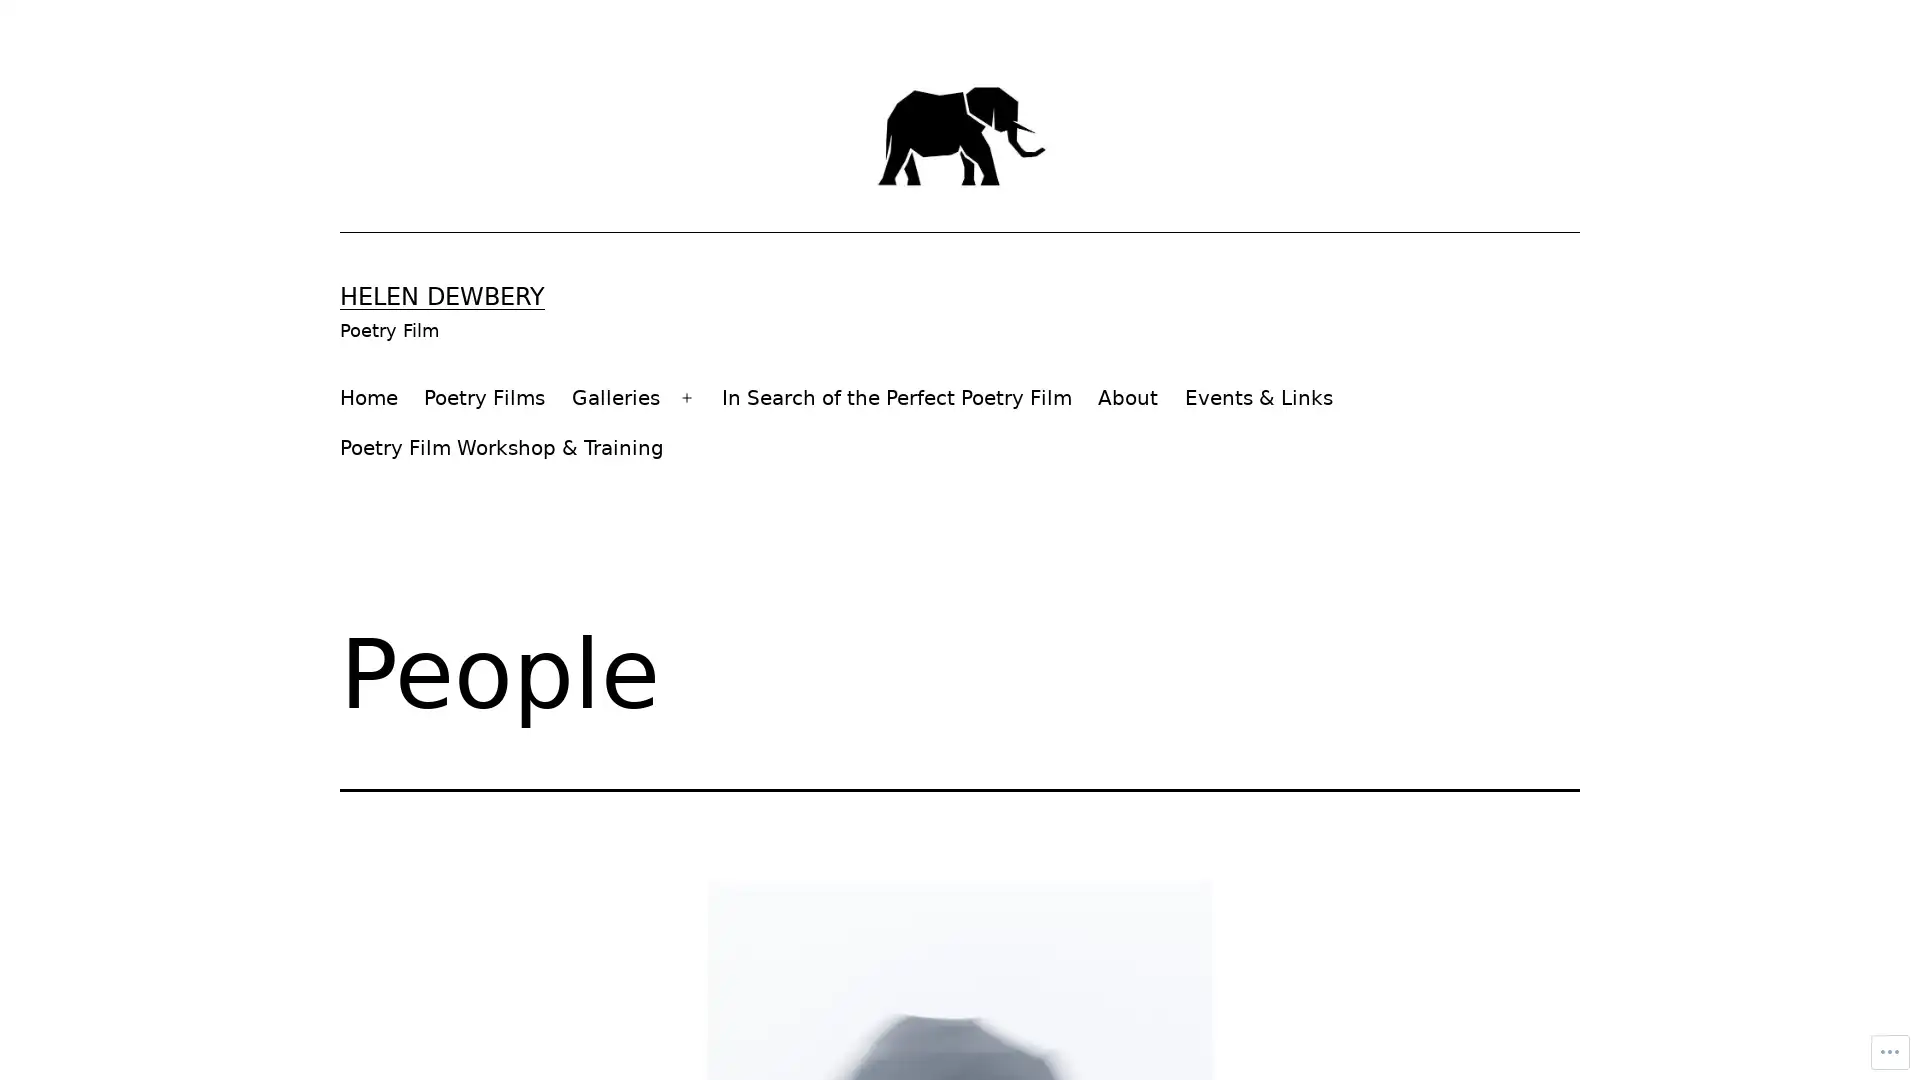 Image resolution: width=1920 pixels, height=1080 pixels. Describe the element at coordinates (686, 397) in the screenshot. I see `Open menu` at that location.